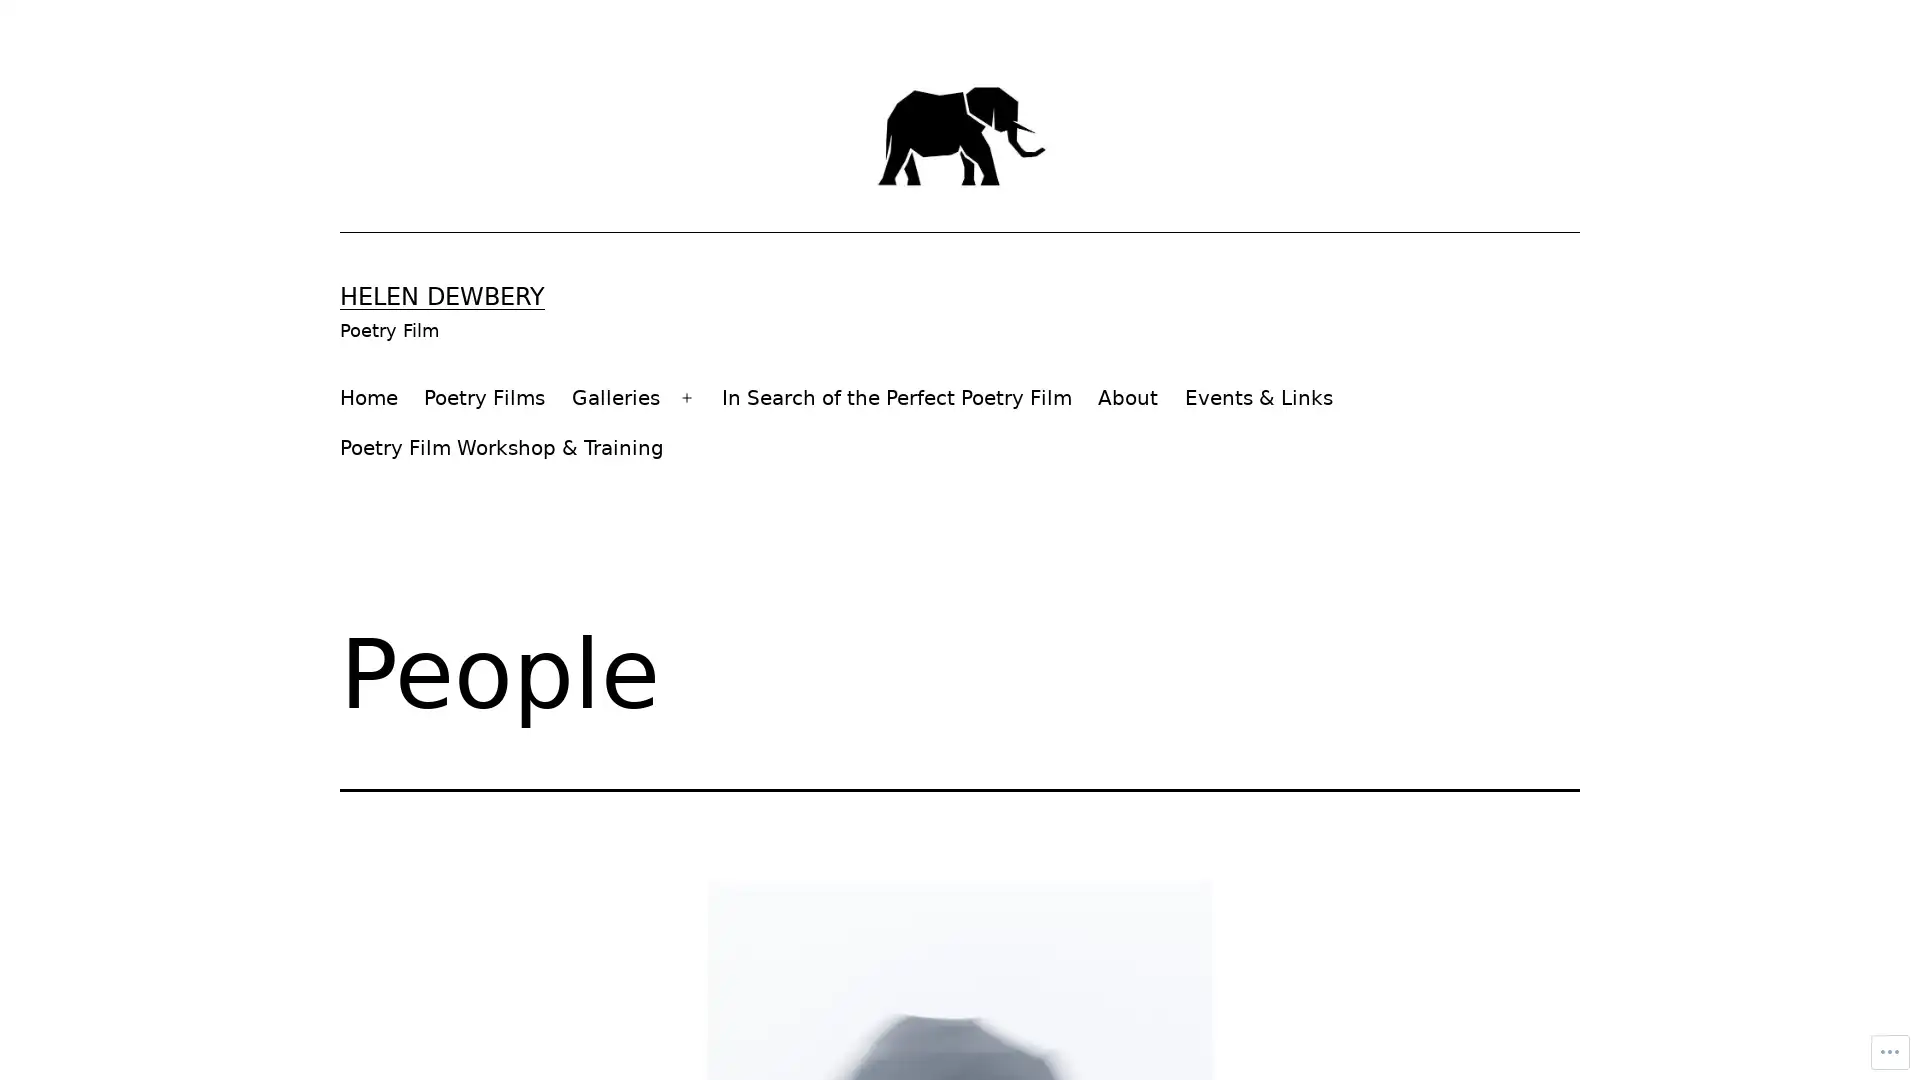 Image resolution: width=1920 pixels, height=1080 pixels. Describe the element at coordinates (686, 397) in the screenshot. I see `Open menu` at that location.